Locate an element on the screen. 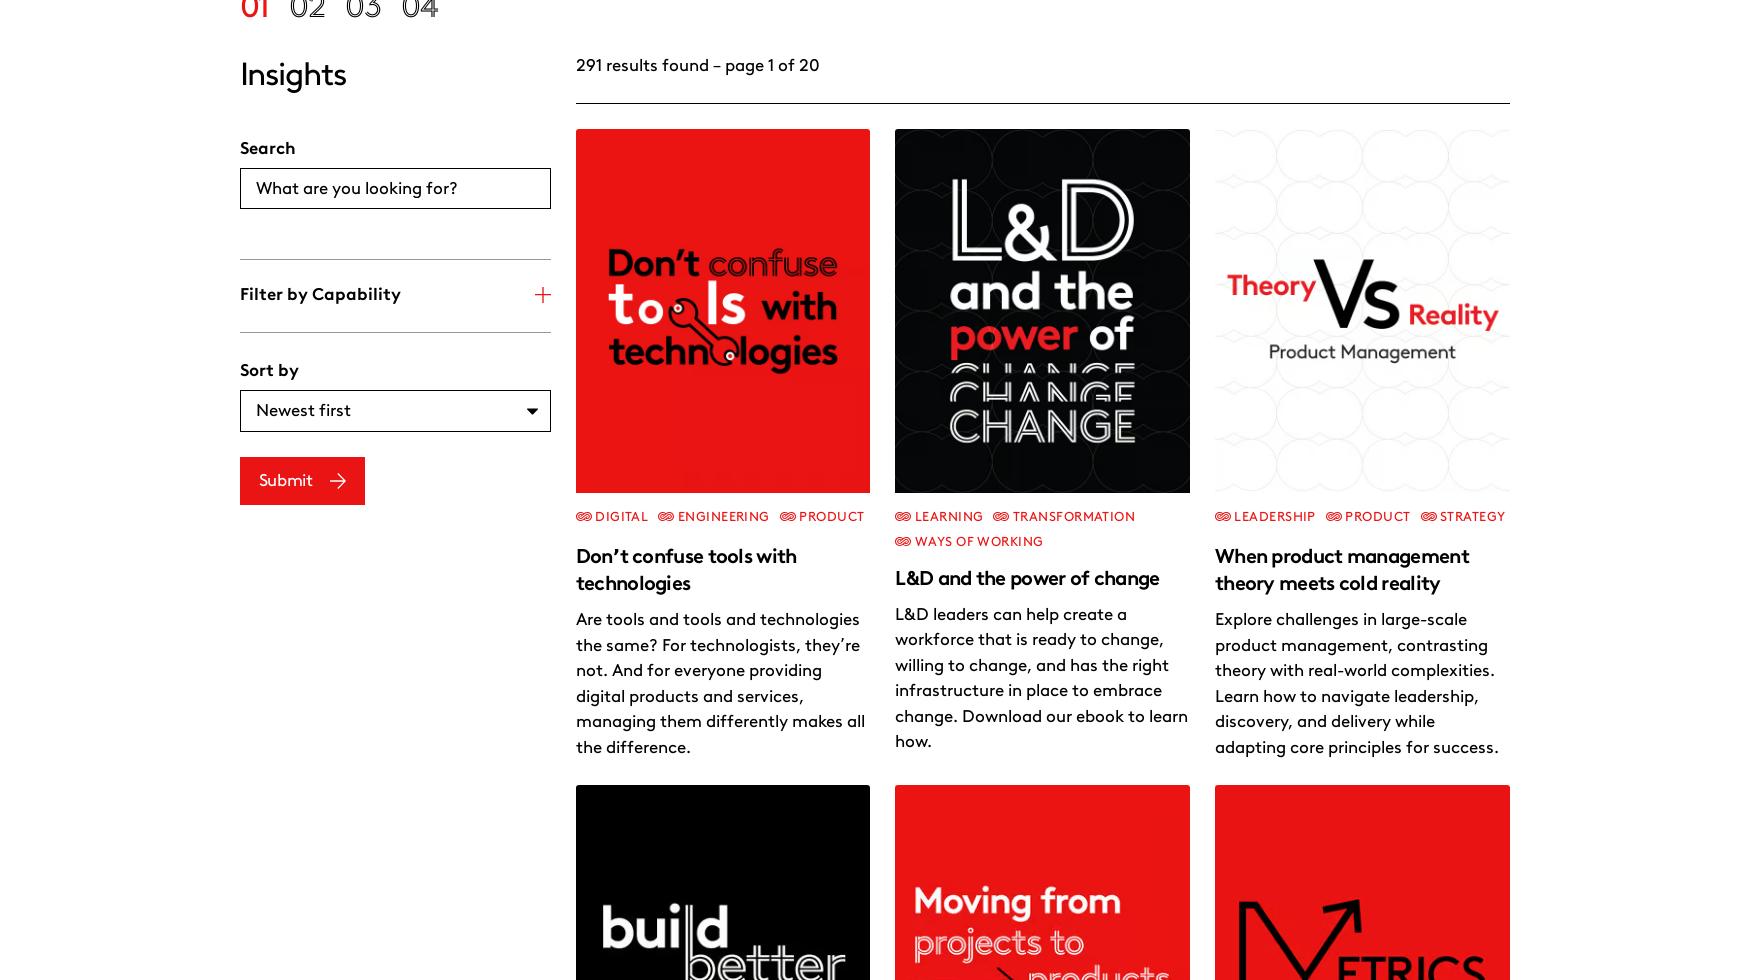 This screenshot has height=980, width=1749. 'Nurturing leadership in today’s workplace' is located at coordinates (894, 418).